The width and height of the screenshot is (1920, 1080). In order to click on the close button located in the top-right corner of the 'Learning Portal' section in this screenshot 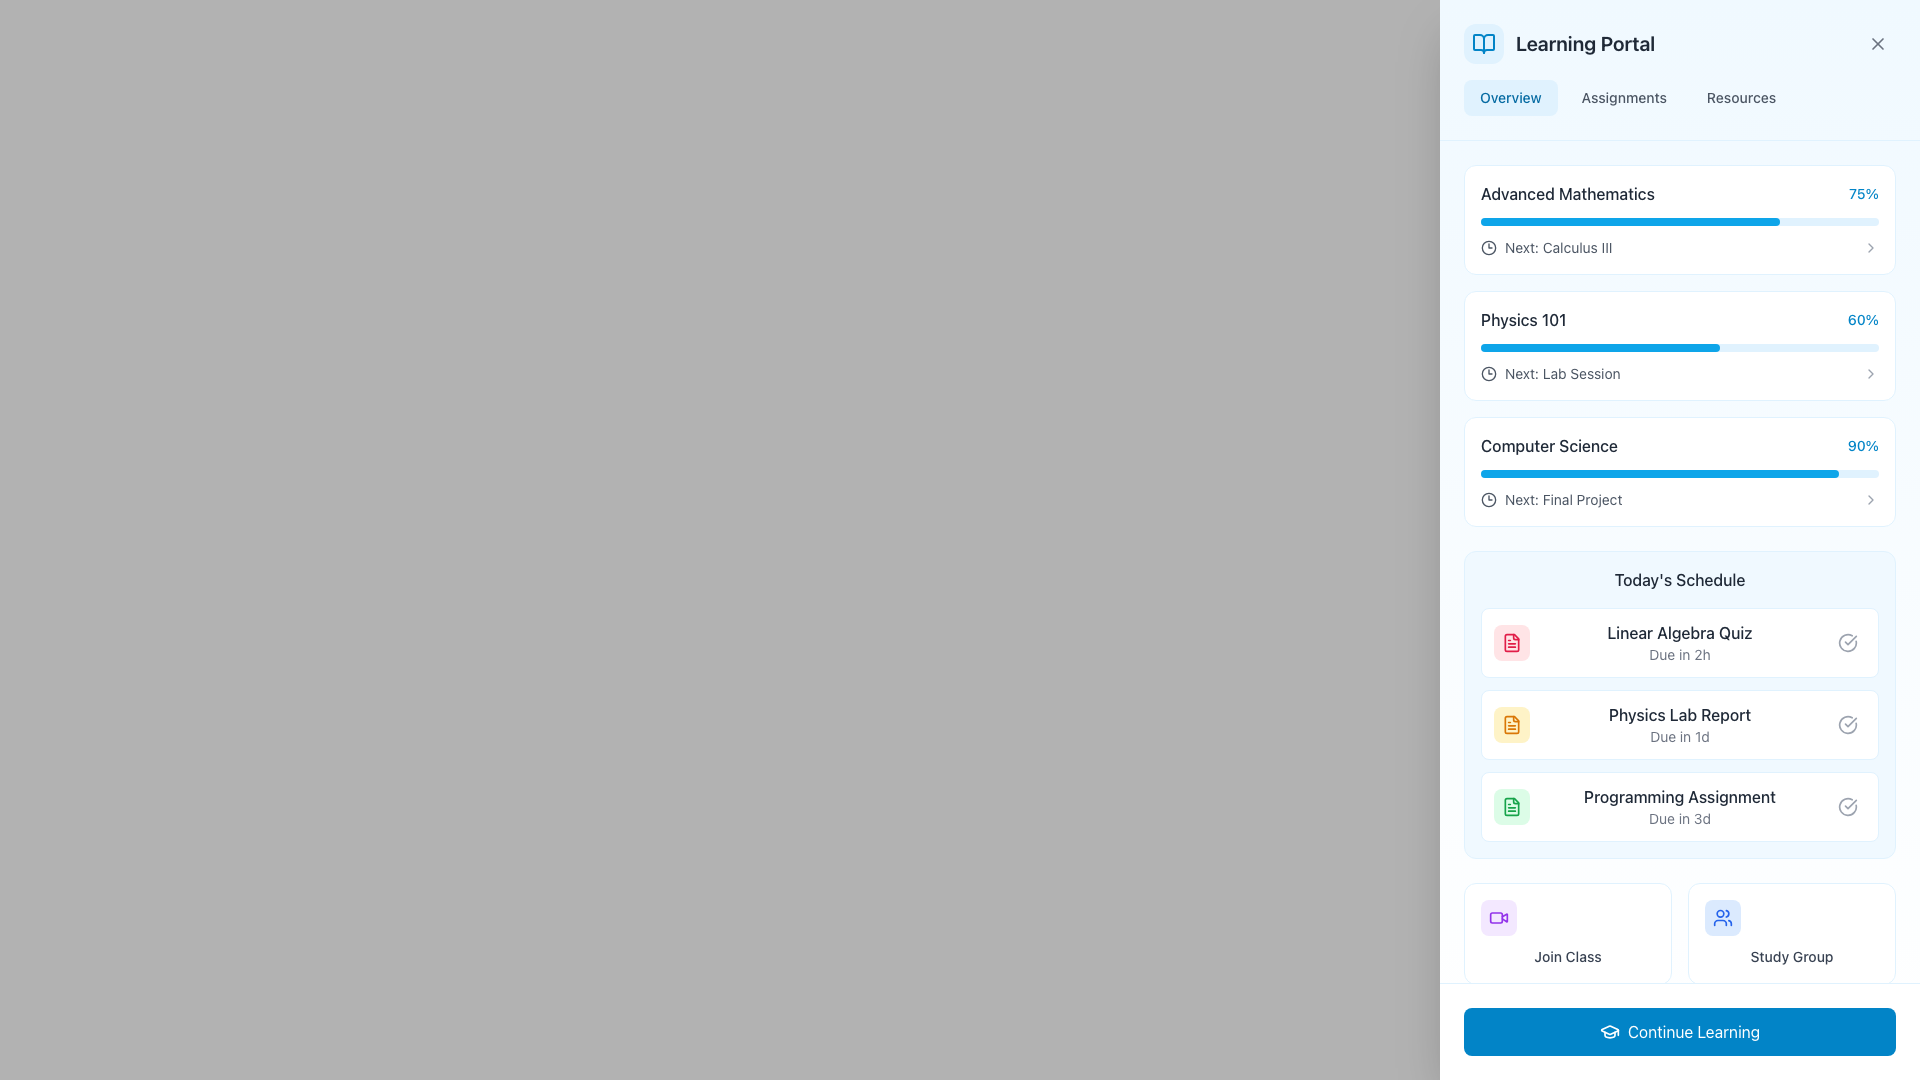, I will do `click(1876, 43)`.